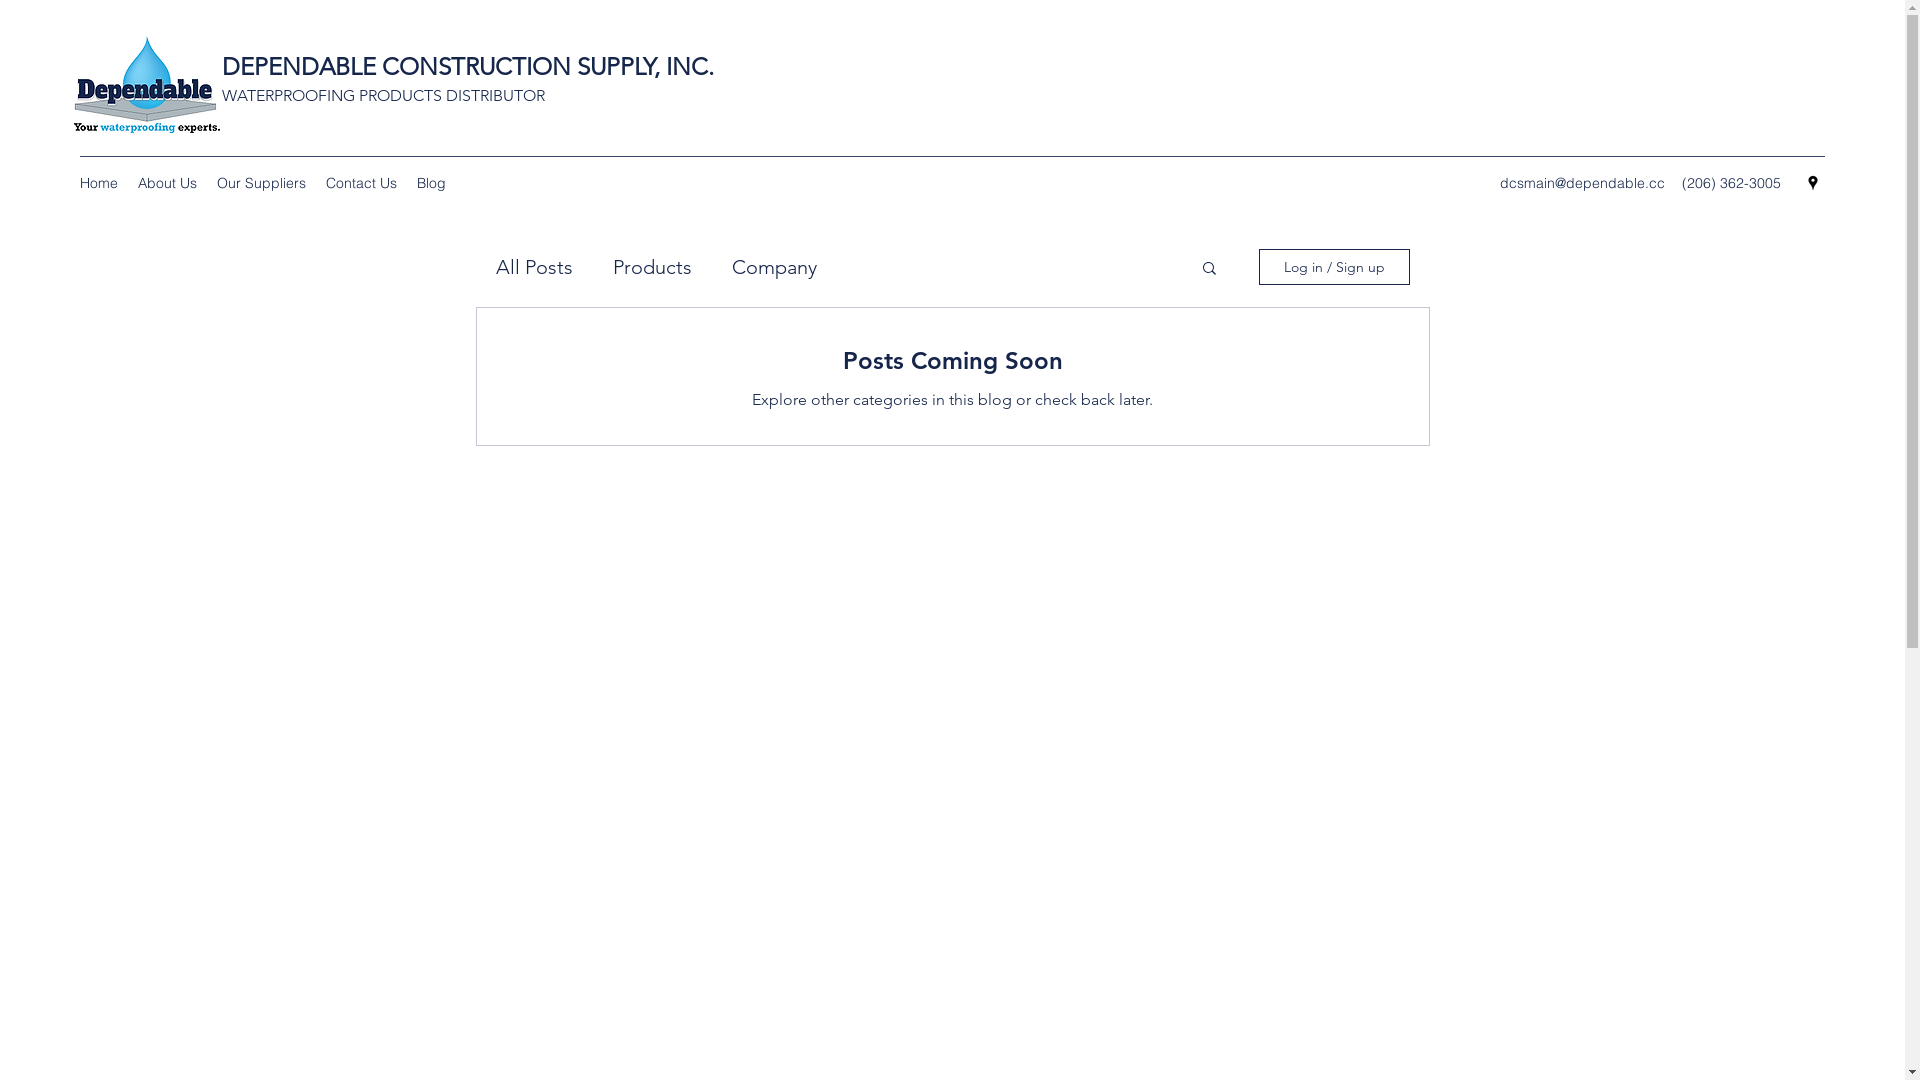 The image size is (1920, 1080). Describe the element at coordinates (98, 182) in the screenshot. I see `'Home'` at that location.